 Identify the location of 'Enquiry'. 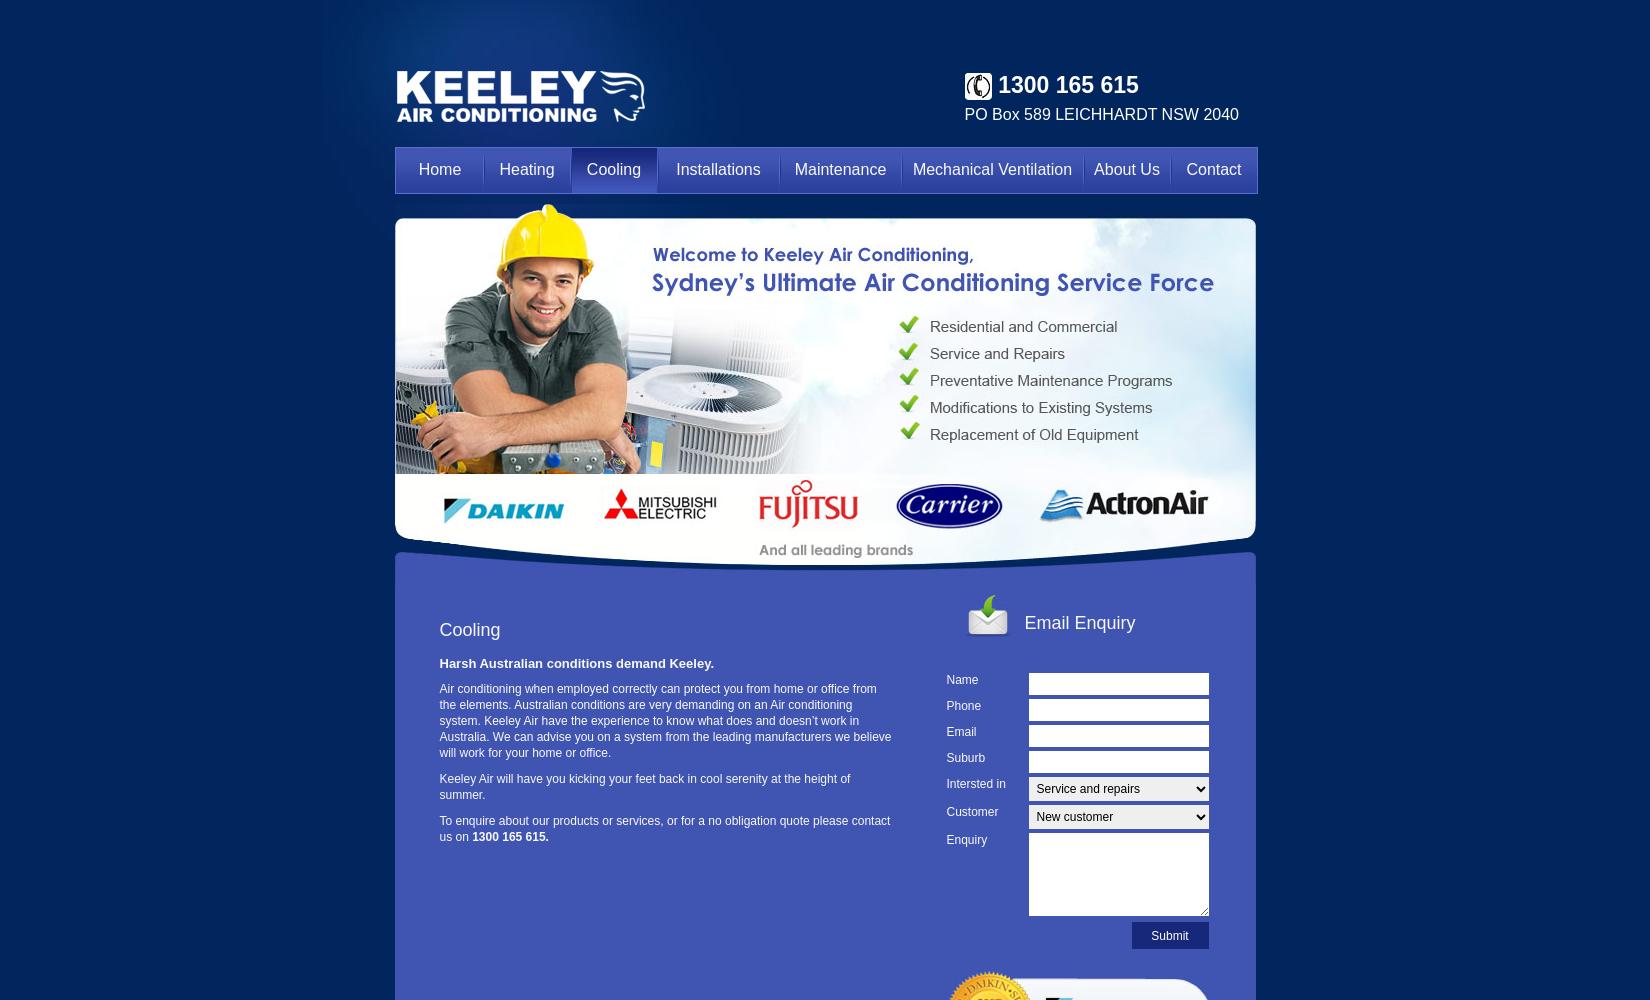
(945, 839).